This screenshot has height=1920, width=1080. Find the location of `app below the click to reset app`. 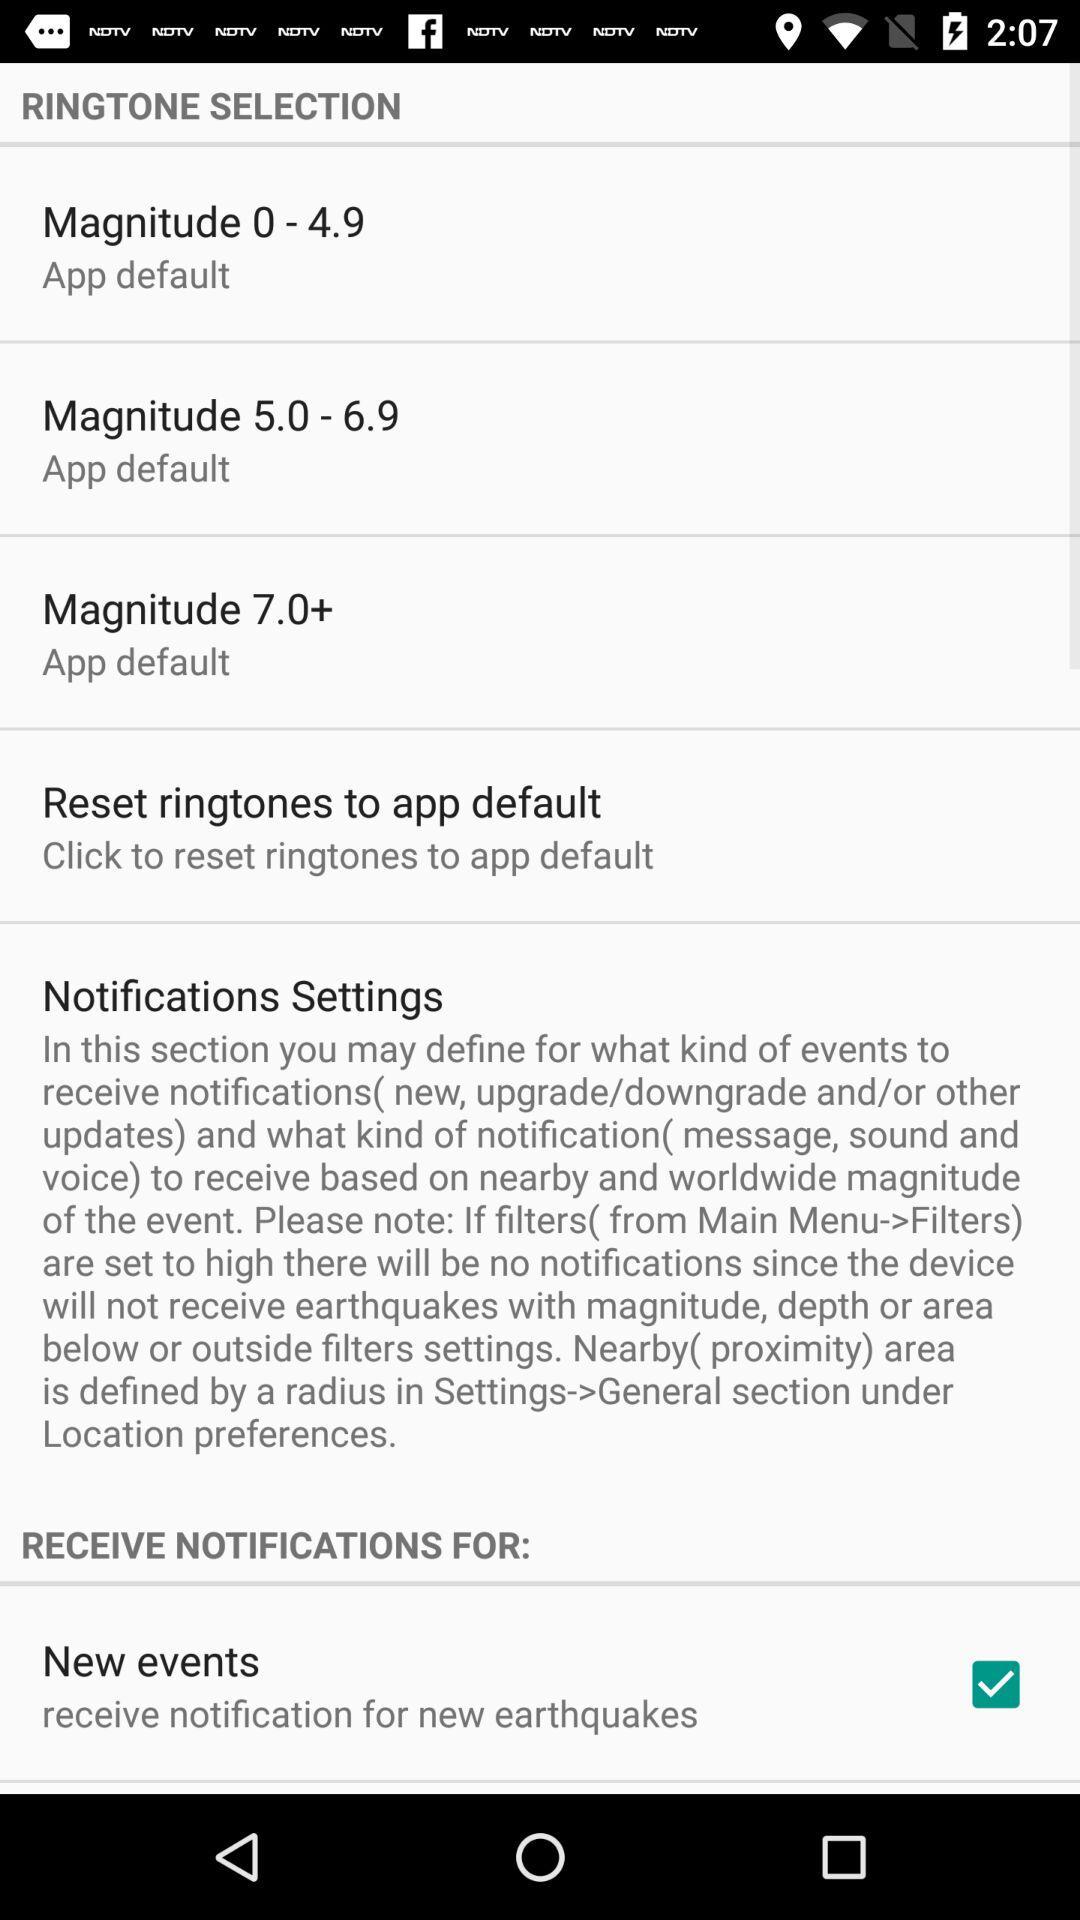

app below the click to reset app is located at coordinates (242, 994).